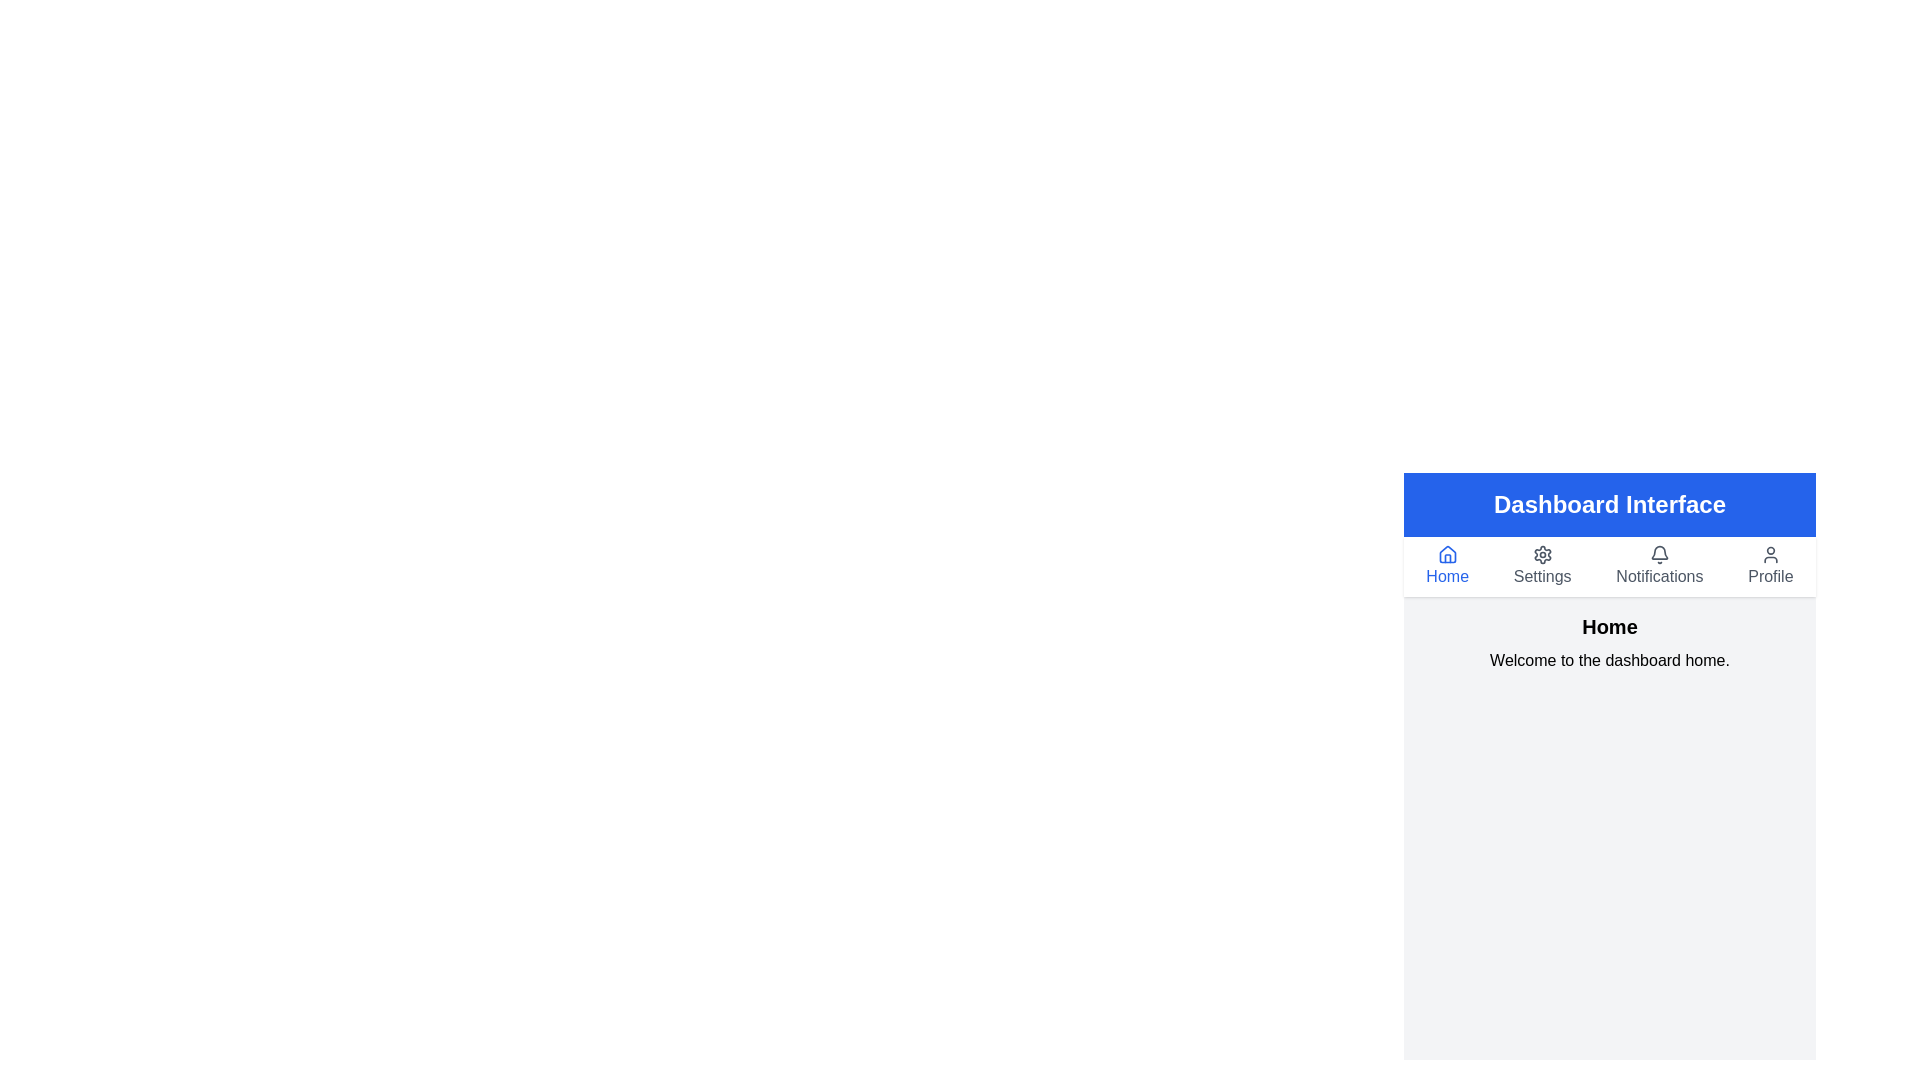 The width and height of the screenshot is (1920, 1080). Describe the element at coordinates (1447, 567) in the screenshot. I see `the 'Home' navigation button, which is styled in blue and features a house icon above the label 'Home'` at that location.